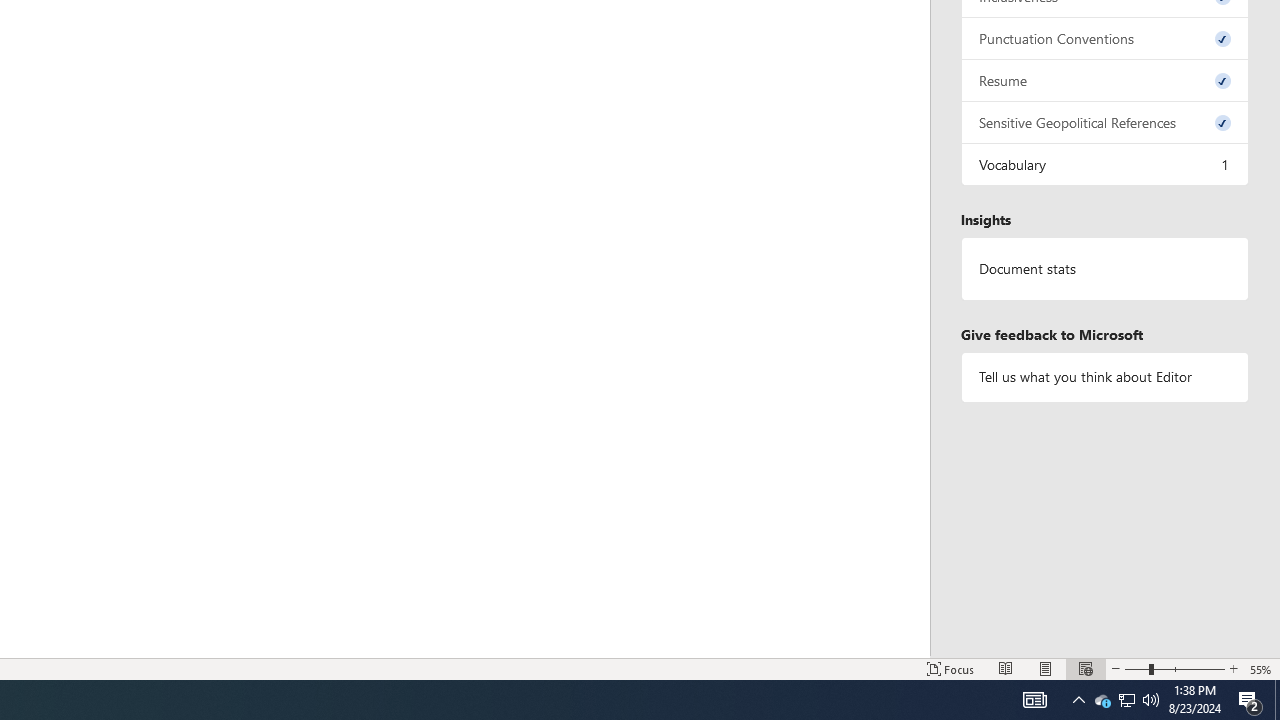 The height and width of the screenshot is (720, 1280). What do you see at coordinates (1104, 268) in the screenshot?
I see `'Document statistics'` at bounding box center [1104, 268].